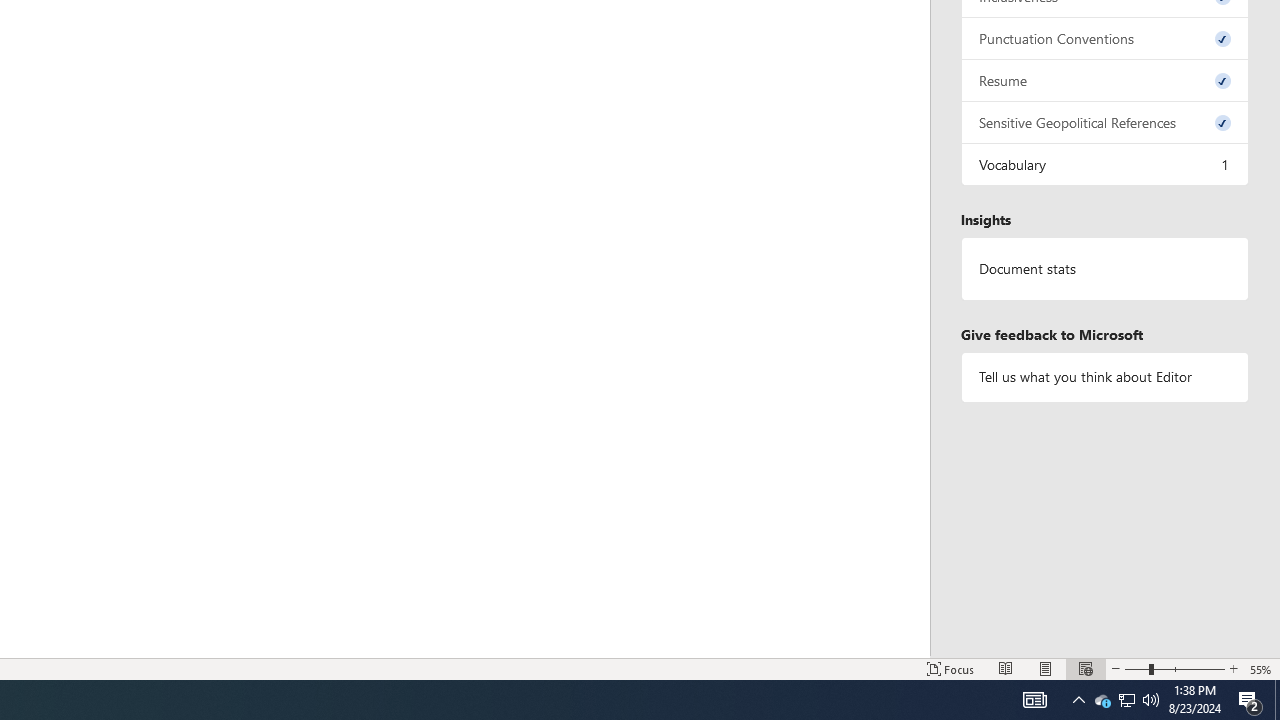 The height and width of the screenshot is (720, 1280). What do you see at coordinates (1104, 268) in the screenshot?
I see `'Document statistics'` at bounding box center [1104, 268].